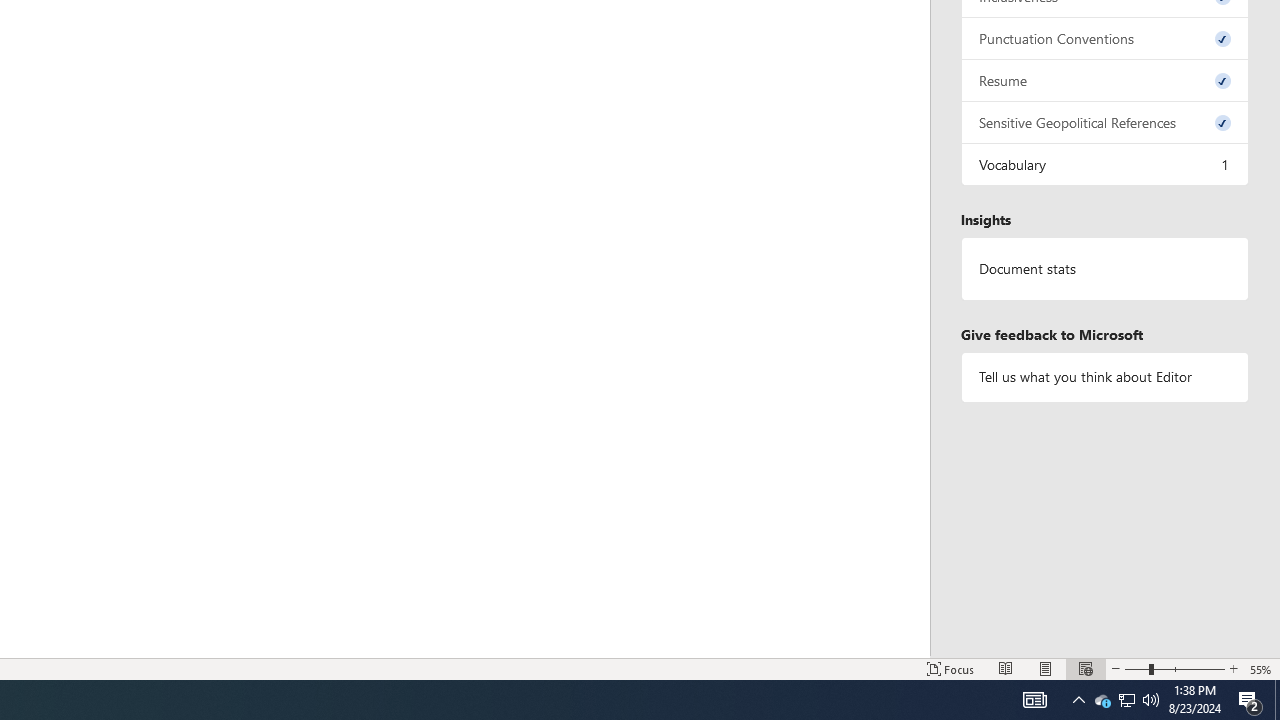 The height and width of the screenshot is (720, 1280). What do you see at coordinates (1104, 268) in the screenshot?
I see `'Document statistics'` at bounding box center [1104, 268].